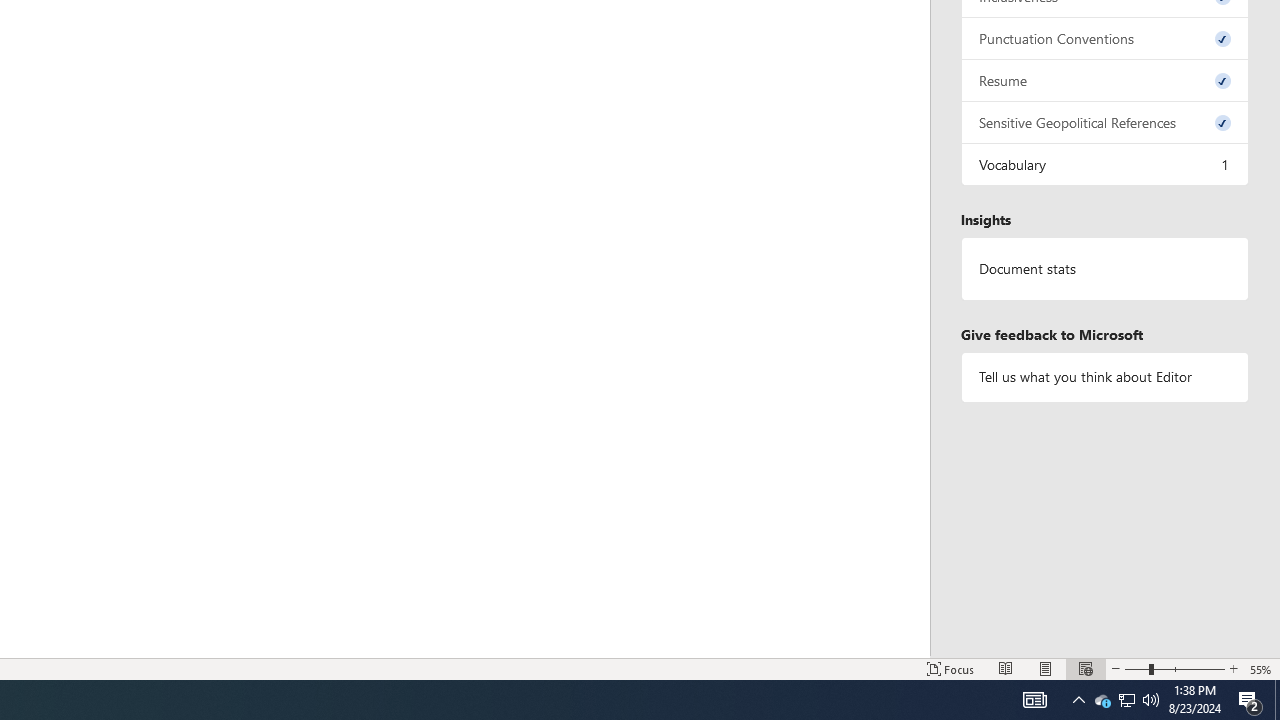 The height and width of the screenshot is (720, 1280). What do you see at coordinates (1104, 268) in the screenshot?
I see `'Document statistics'` at bounding box center [1104, 268].